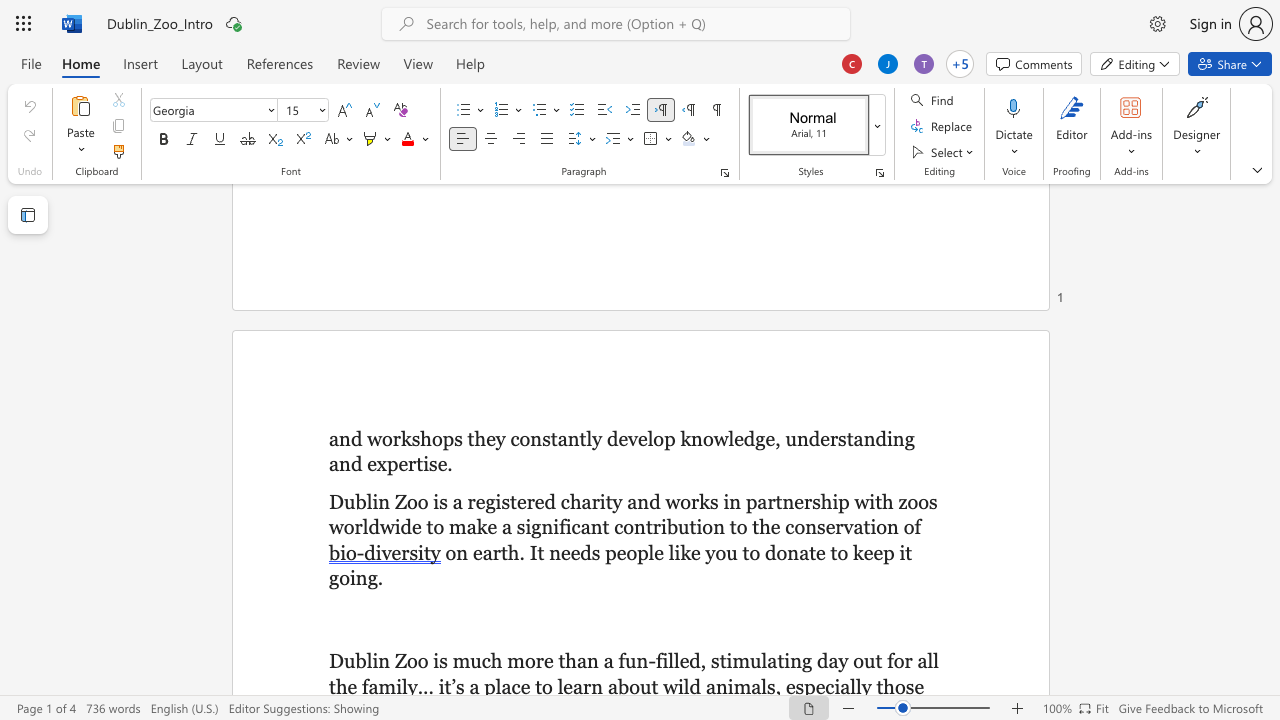 This screenshot has width=1280, height=720. I want to click on the space between the continuous character "h" and "o" in the text, so click(430, 437).